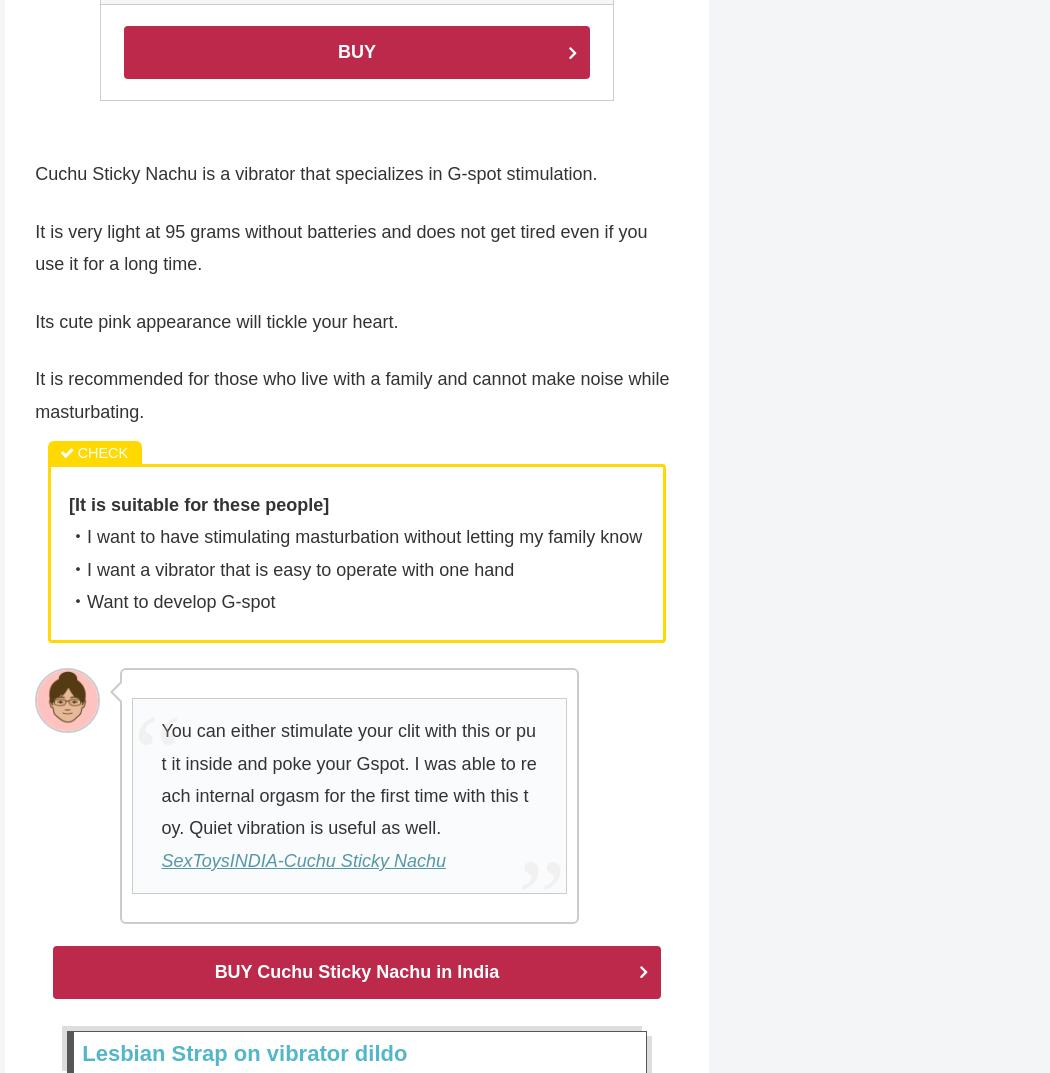 This screenshot has height=1073, width=1050. I want to click on 'It is very light at 95 grams without batteries and does not get tired even if you use it for a long time.', so click(340, 248).